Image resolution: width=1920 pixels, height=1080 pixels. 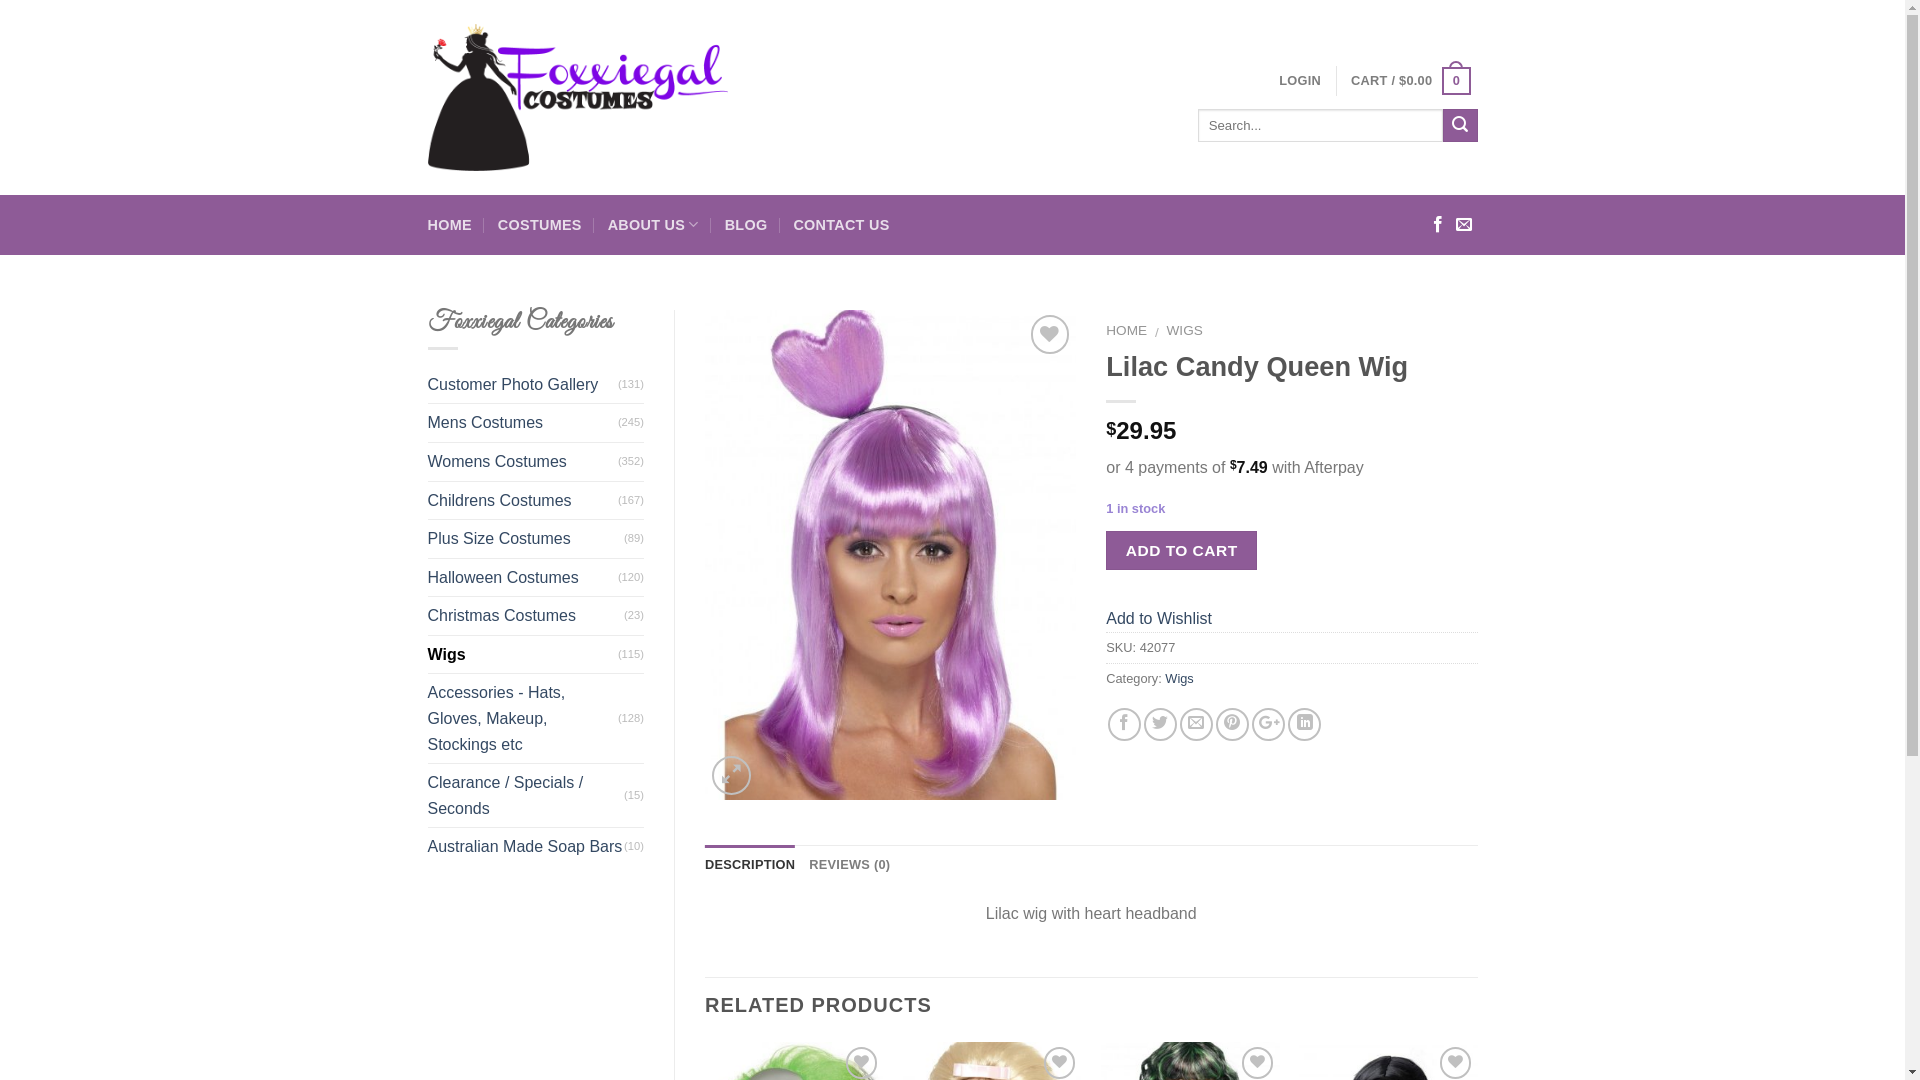 What do you see at coordinates (849, 863) in the screenshot?
I see `'REVIEWS (0)'` at bounding box center [849, 863].